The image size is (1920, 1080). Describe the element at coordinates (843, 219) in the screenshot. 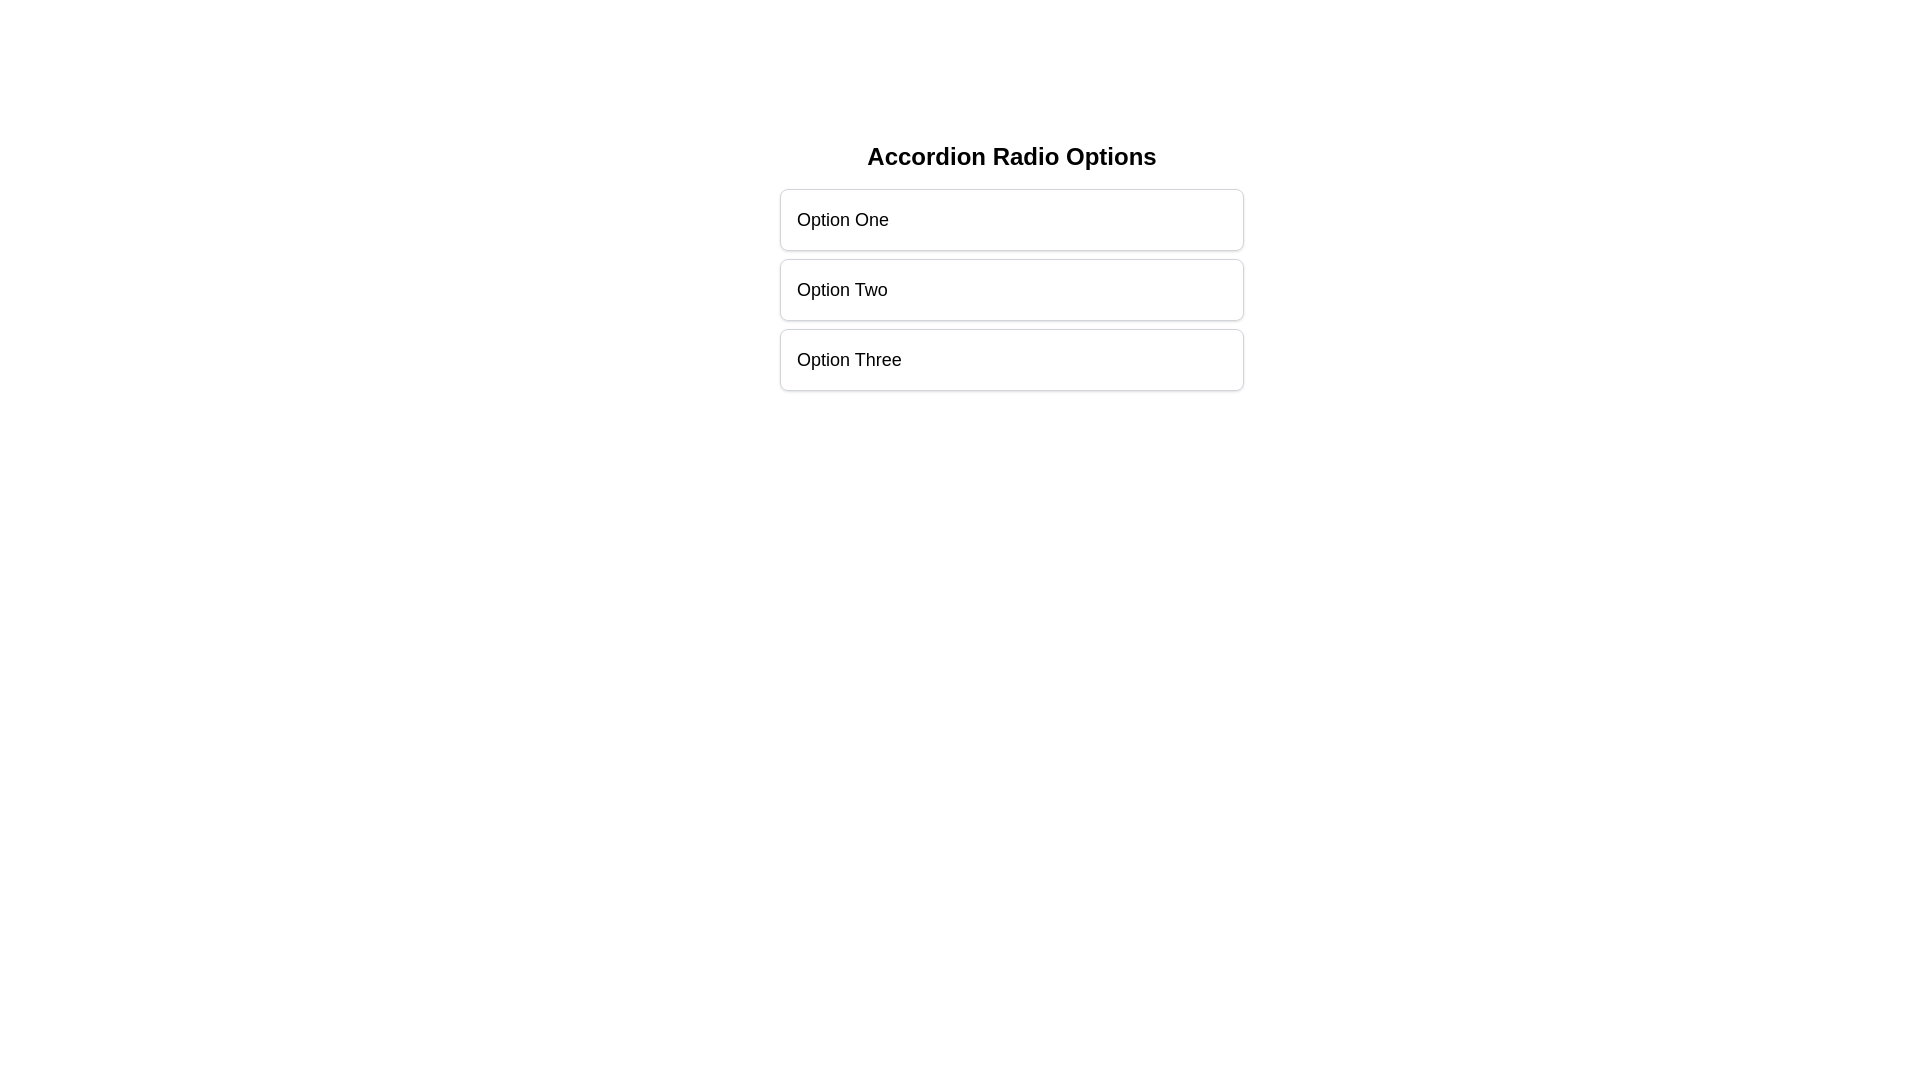

I see `the text element 'Option One' which is styled in medium bold font and located within the first option of the 'Accordion Radio Options' list` at that location.